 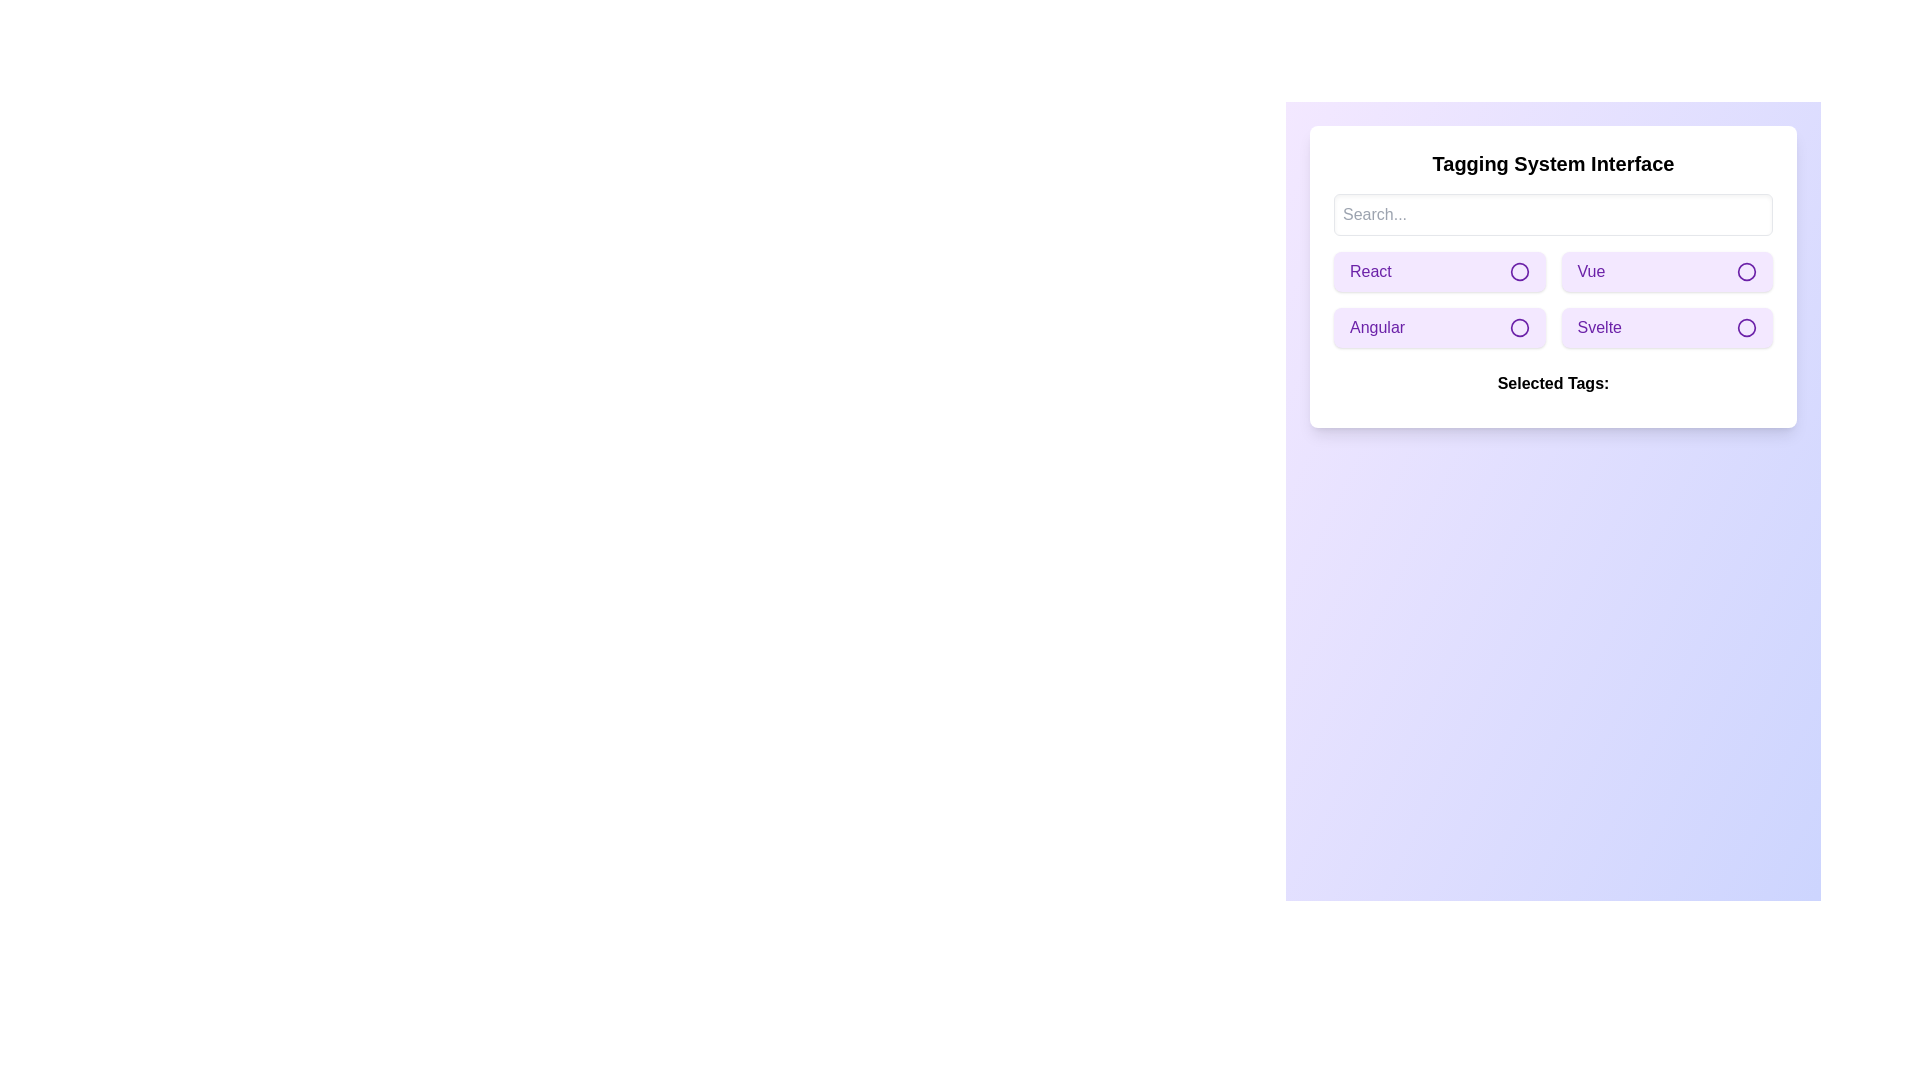 What do you see at coordinates (1598, 326) in the screenshot?
I see `selectable label for the 'Svelte' tag located between 'Vue' and a circular icon in the second row of selectable items` at bounding box center [1598, 326].